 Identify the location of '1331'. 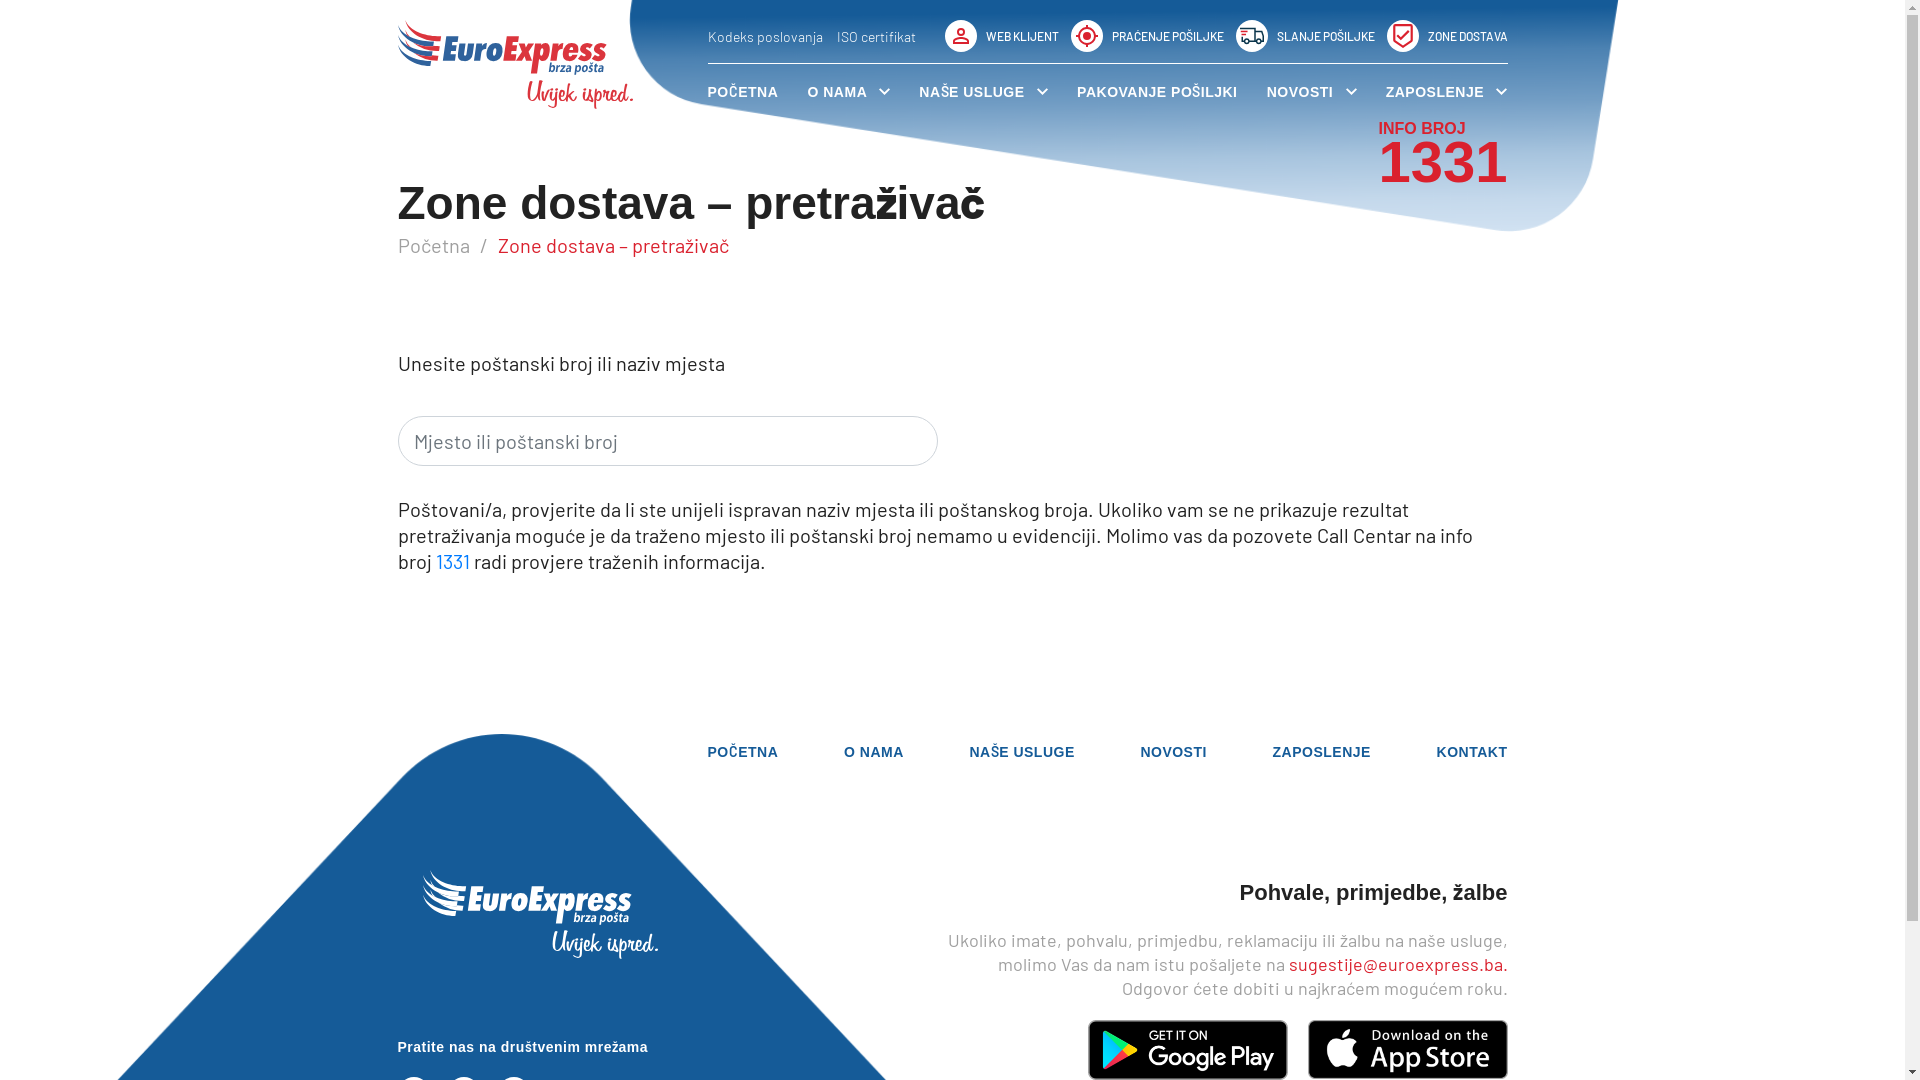
(435, 560).